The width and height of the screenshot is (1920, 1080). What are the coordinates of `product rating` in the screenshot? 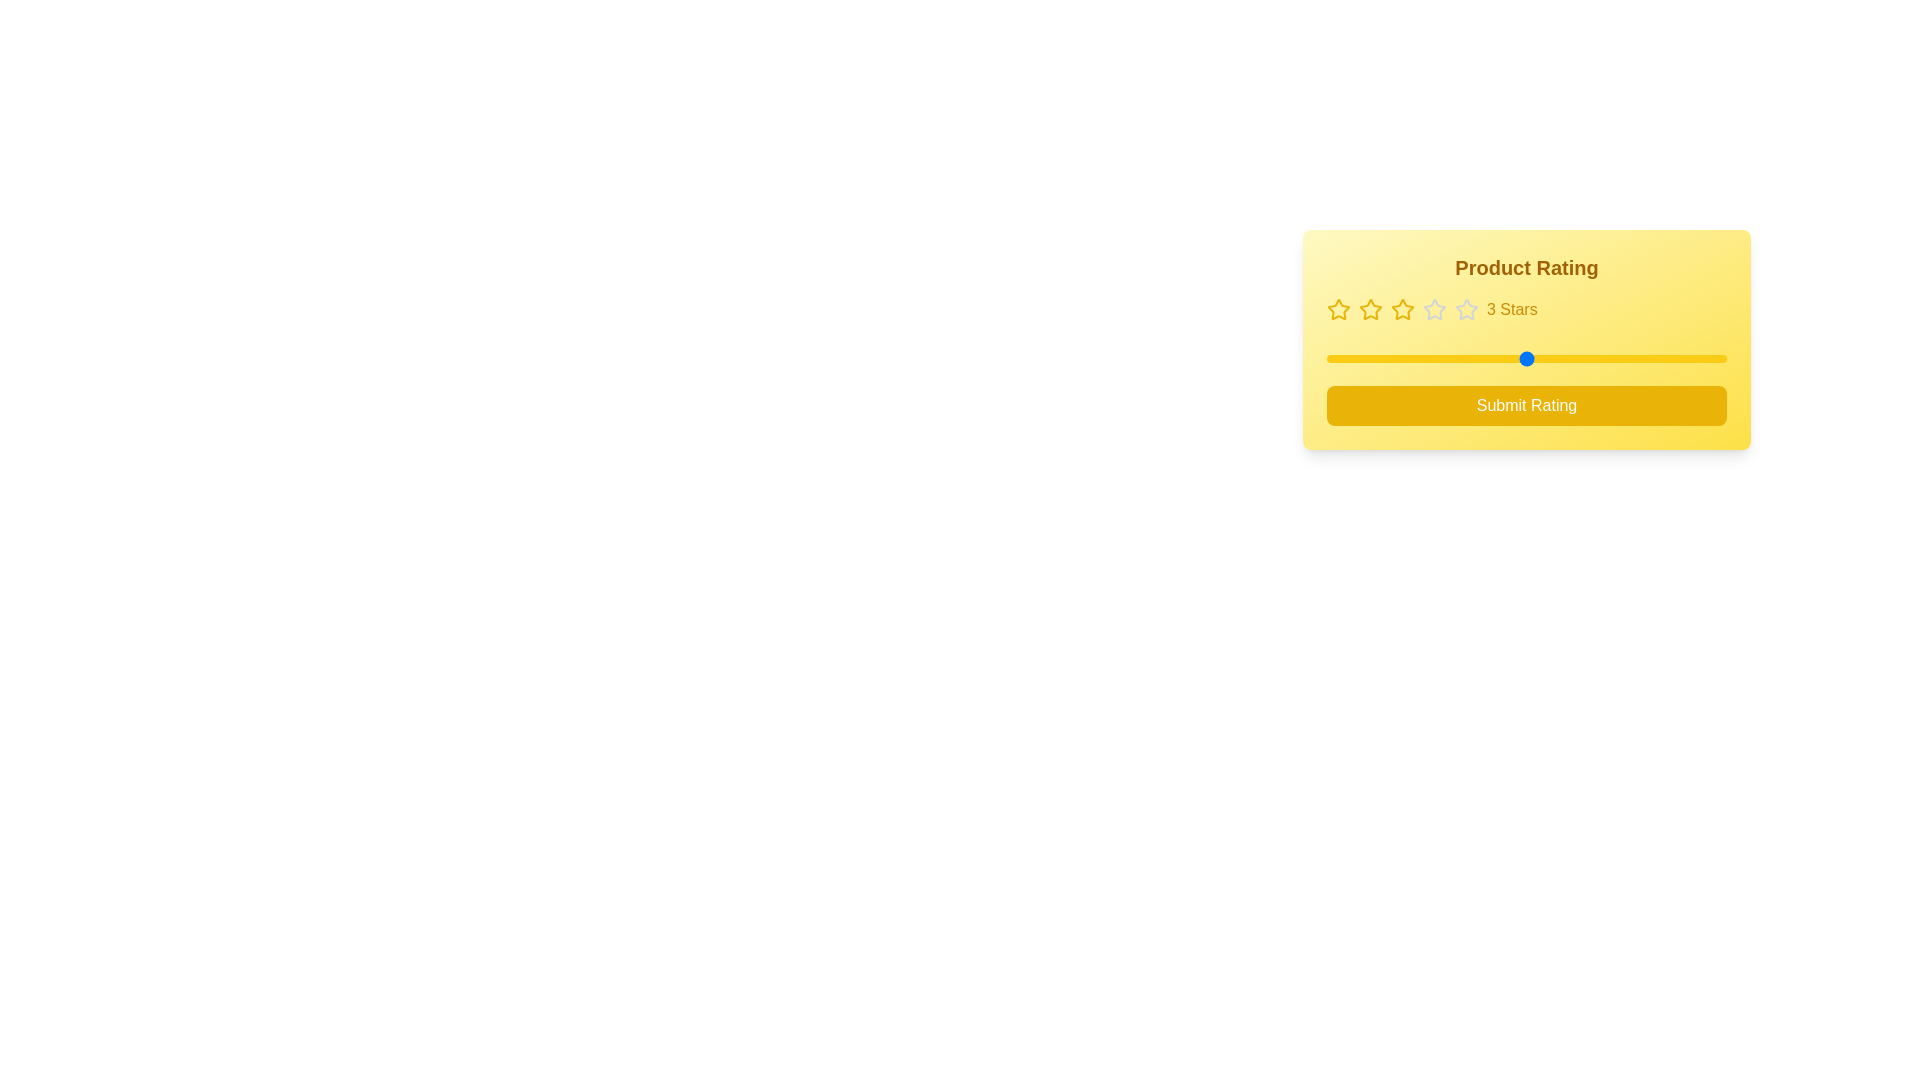 It's located at (1326, 357).